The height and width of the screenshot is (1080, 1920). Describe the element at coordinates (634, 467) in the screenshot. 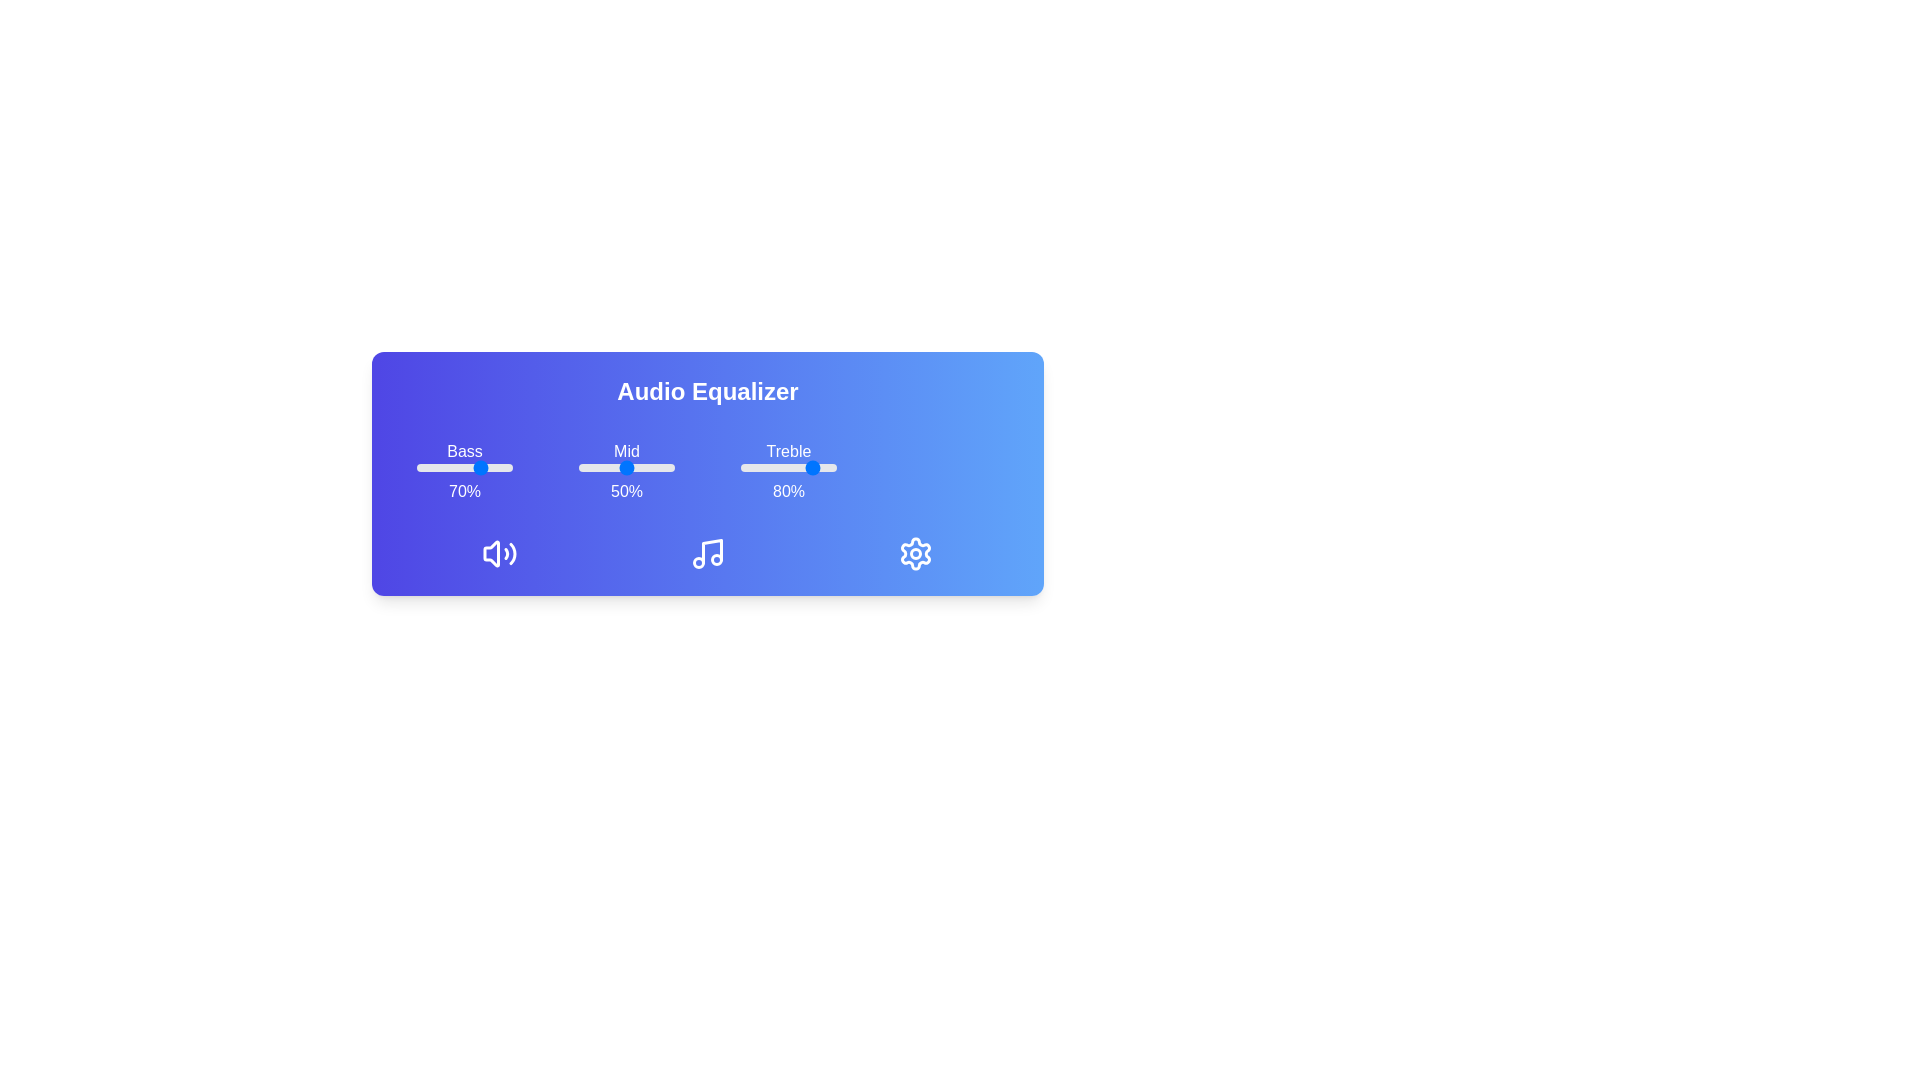

I see `the mid slider to 59%` at that location.